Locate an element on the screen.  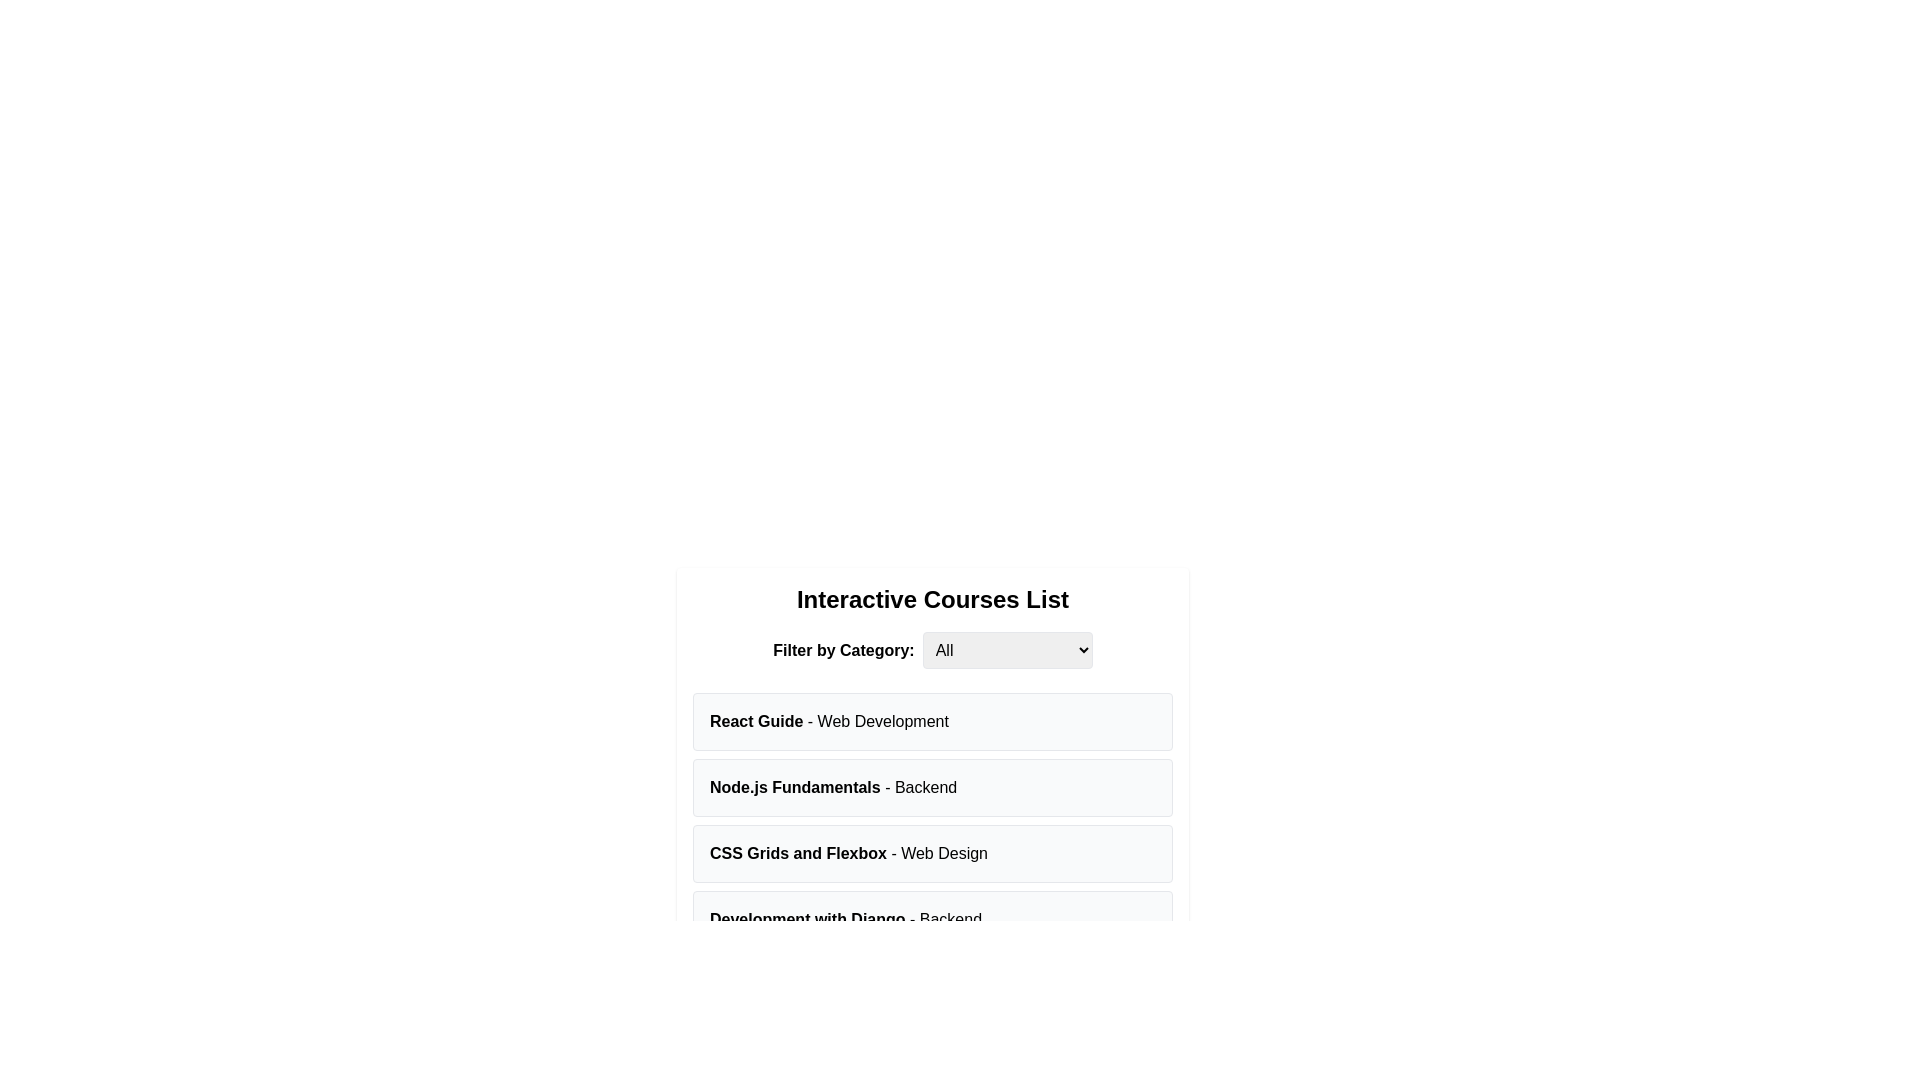
the static text label that reads 'CSS Grids and Flexbox', which is the third item in the list of courses on the web page is located at coordinates (797, 853).